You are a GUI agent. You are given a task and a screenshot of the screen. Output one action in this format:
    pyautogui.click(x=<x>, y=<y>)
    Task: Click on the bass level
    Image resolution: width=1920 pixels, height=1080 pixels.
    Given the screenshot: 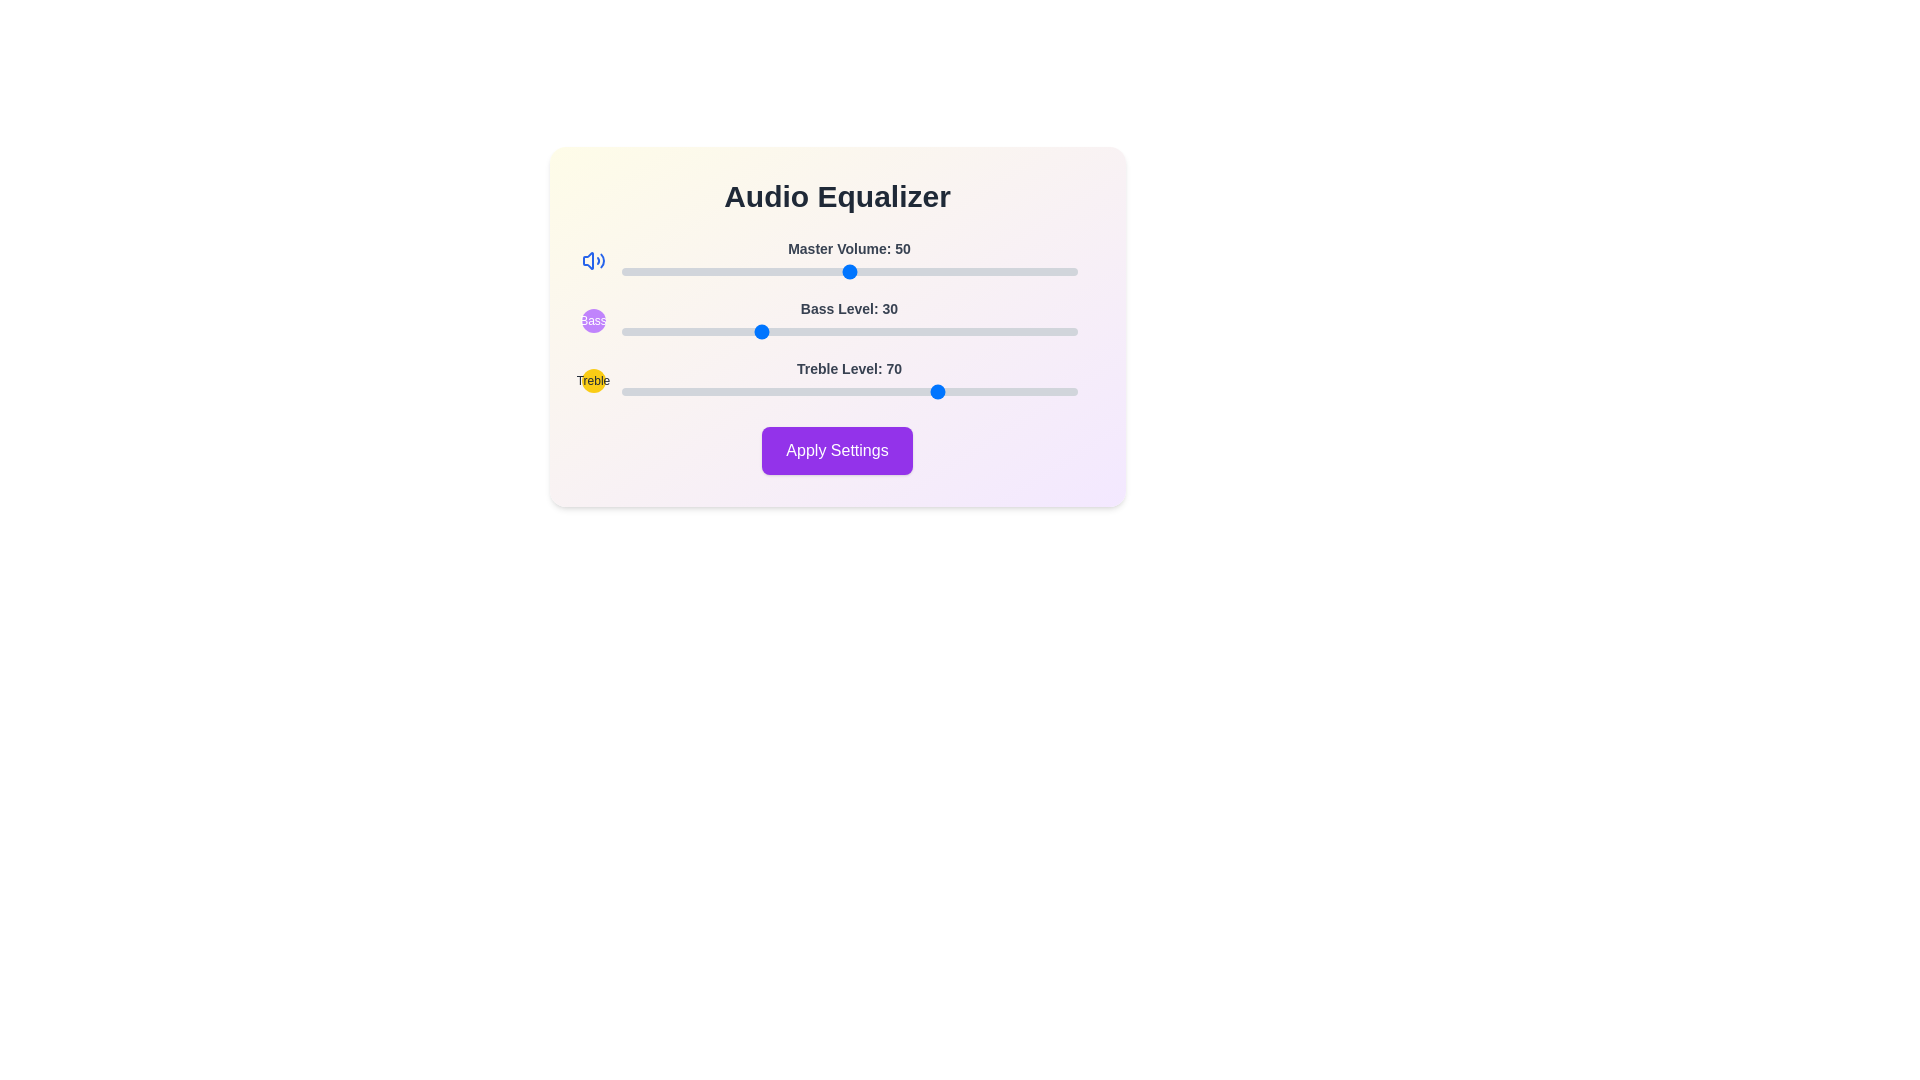 What is the action you would take?
    pyautogui.click(x=729, y=330)
    